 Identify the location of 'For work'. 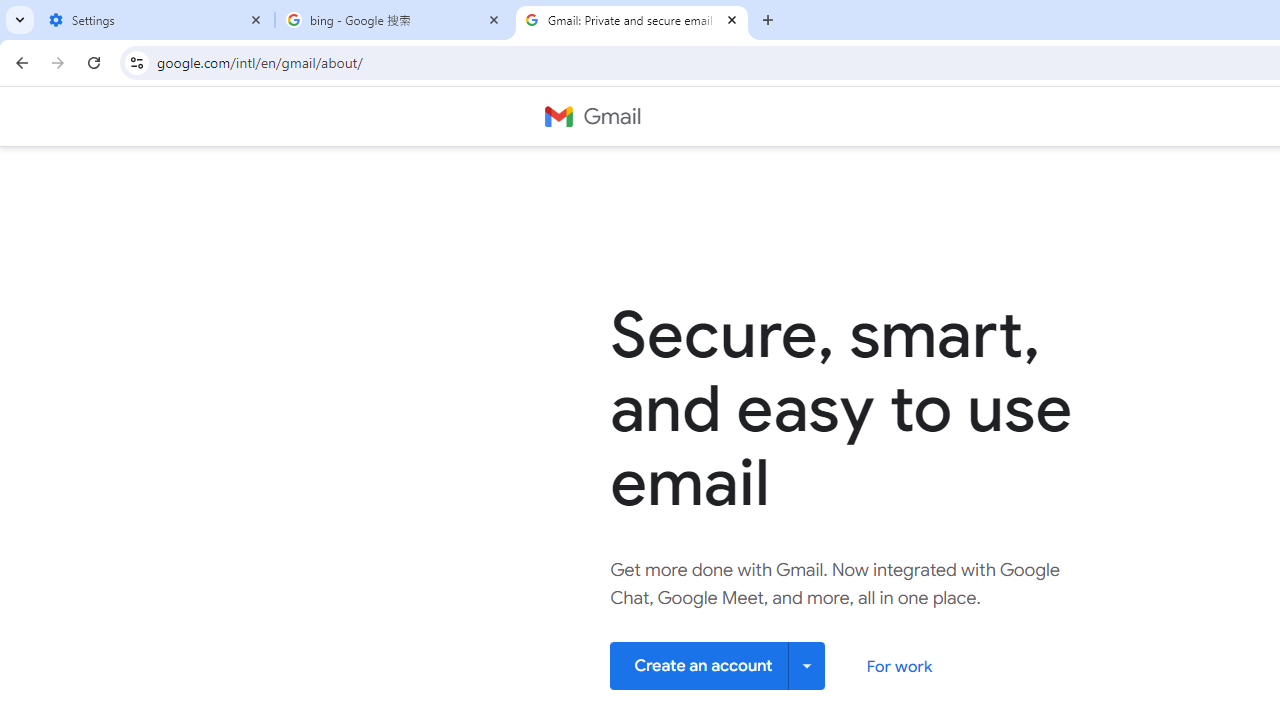
(898, 666).